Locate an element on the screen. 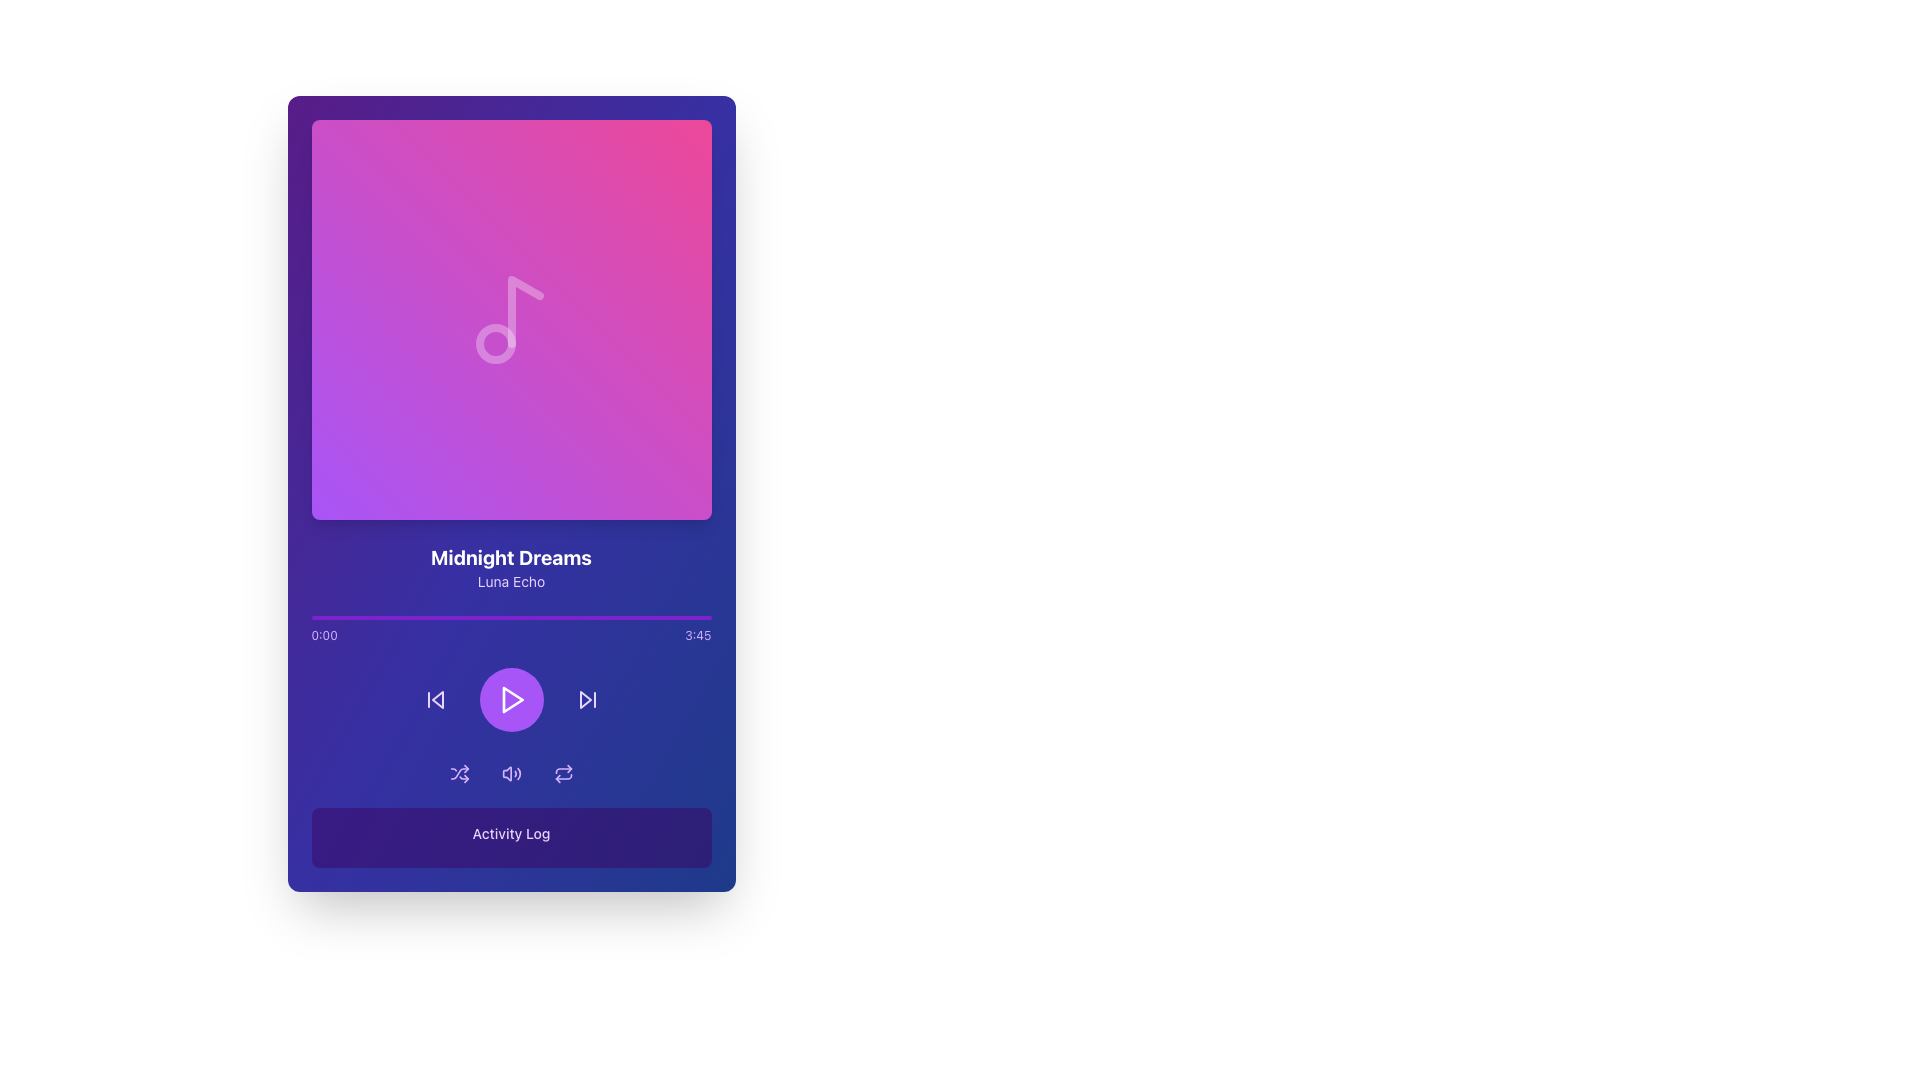 This screenshot has width=1920, height=1080. the interactive toolbar with icons located near the bottom of the interface is located at coordinates (511, 773).